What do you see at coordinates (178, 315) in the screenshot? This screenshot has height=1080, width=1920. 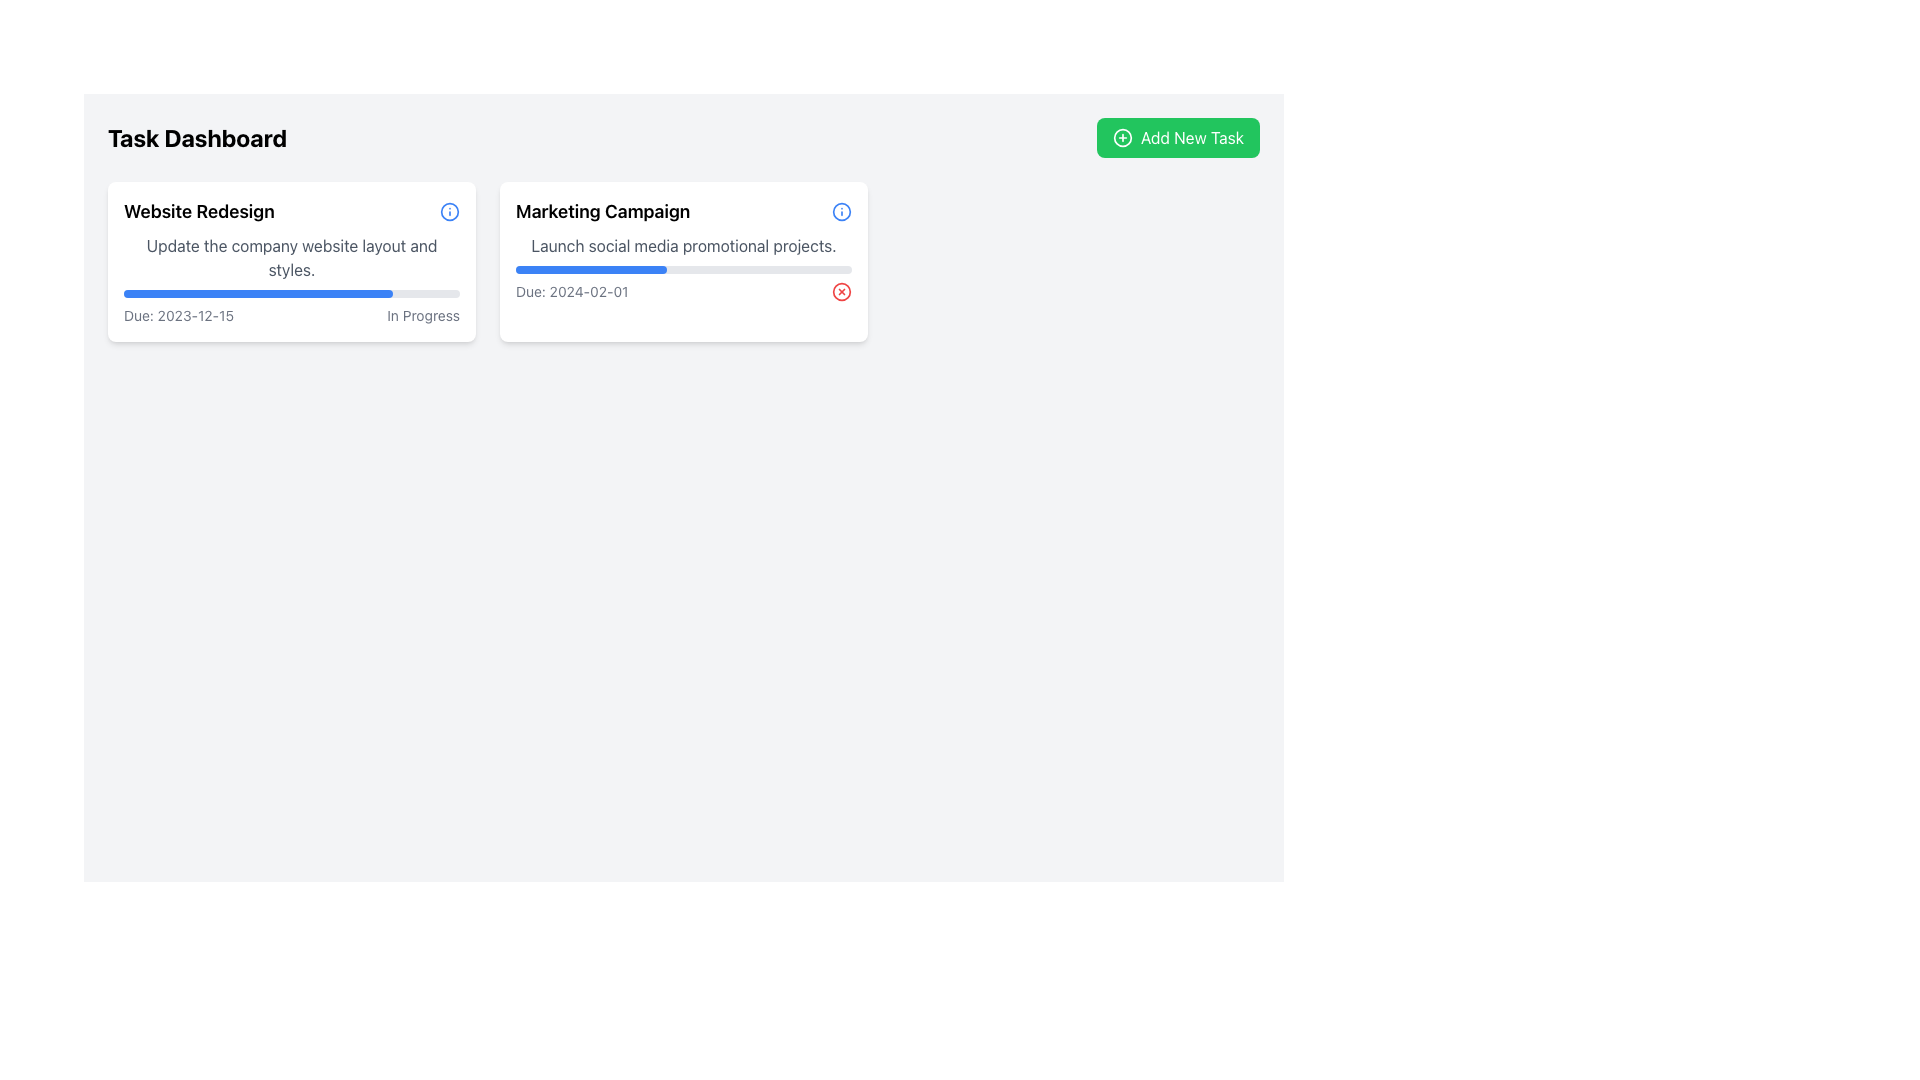 I see `the text element that reads 'Due: 2023-12-15', which is styled in a subtle gray color and located in the bottom-left area of the 'Website Redesign' card` at bounding box center [178, 315].